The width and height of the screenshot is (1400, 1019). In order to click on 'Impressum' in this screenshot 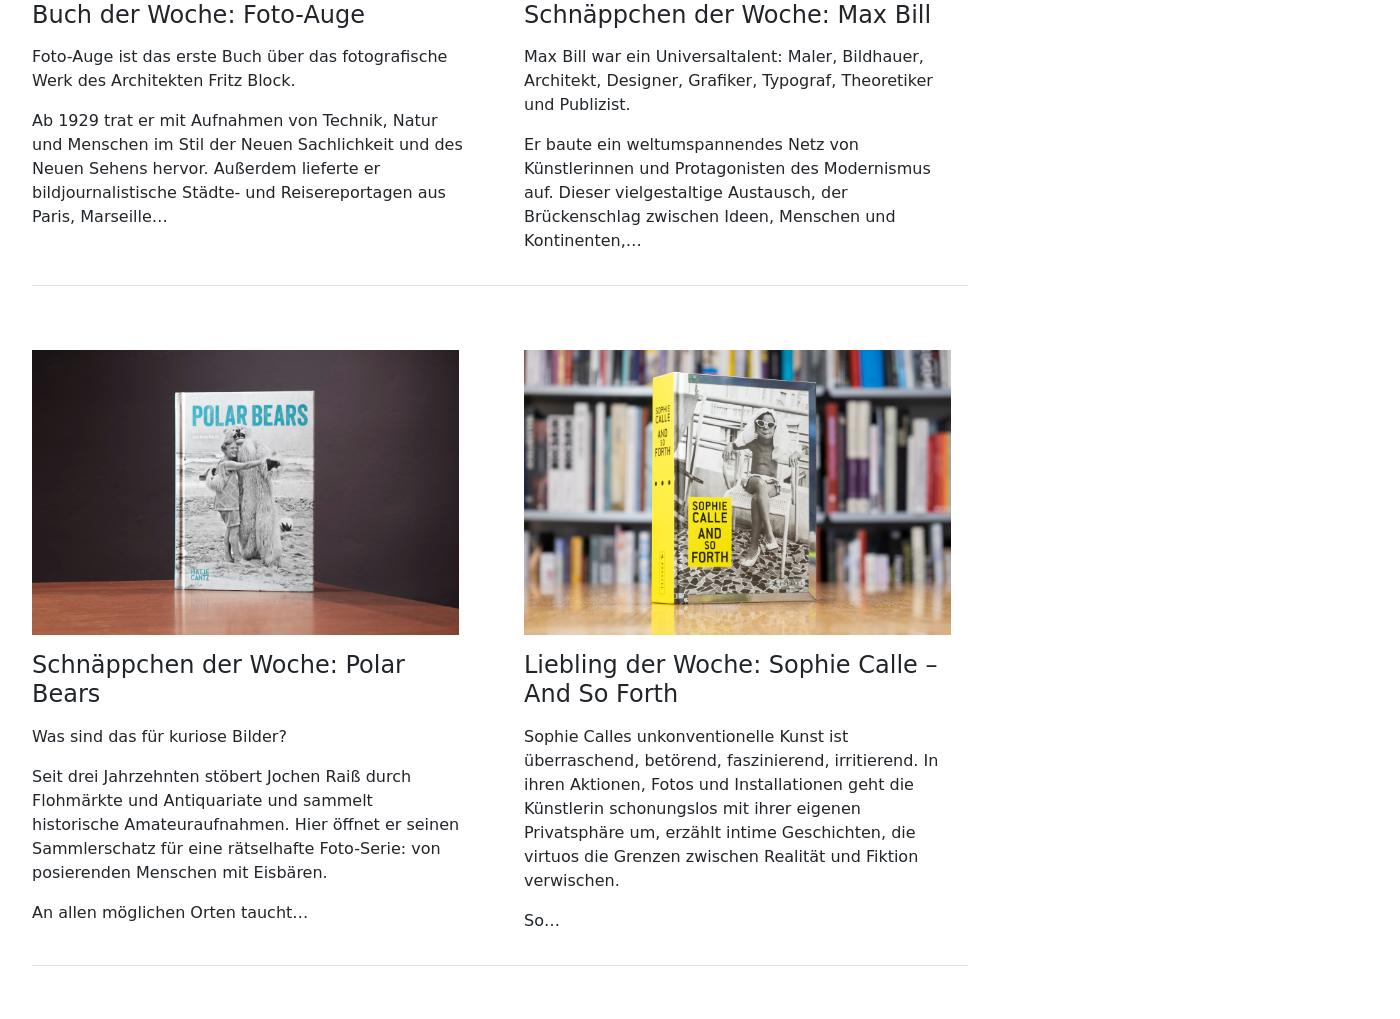, I will do `click(76, 119)`.